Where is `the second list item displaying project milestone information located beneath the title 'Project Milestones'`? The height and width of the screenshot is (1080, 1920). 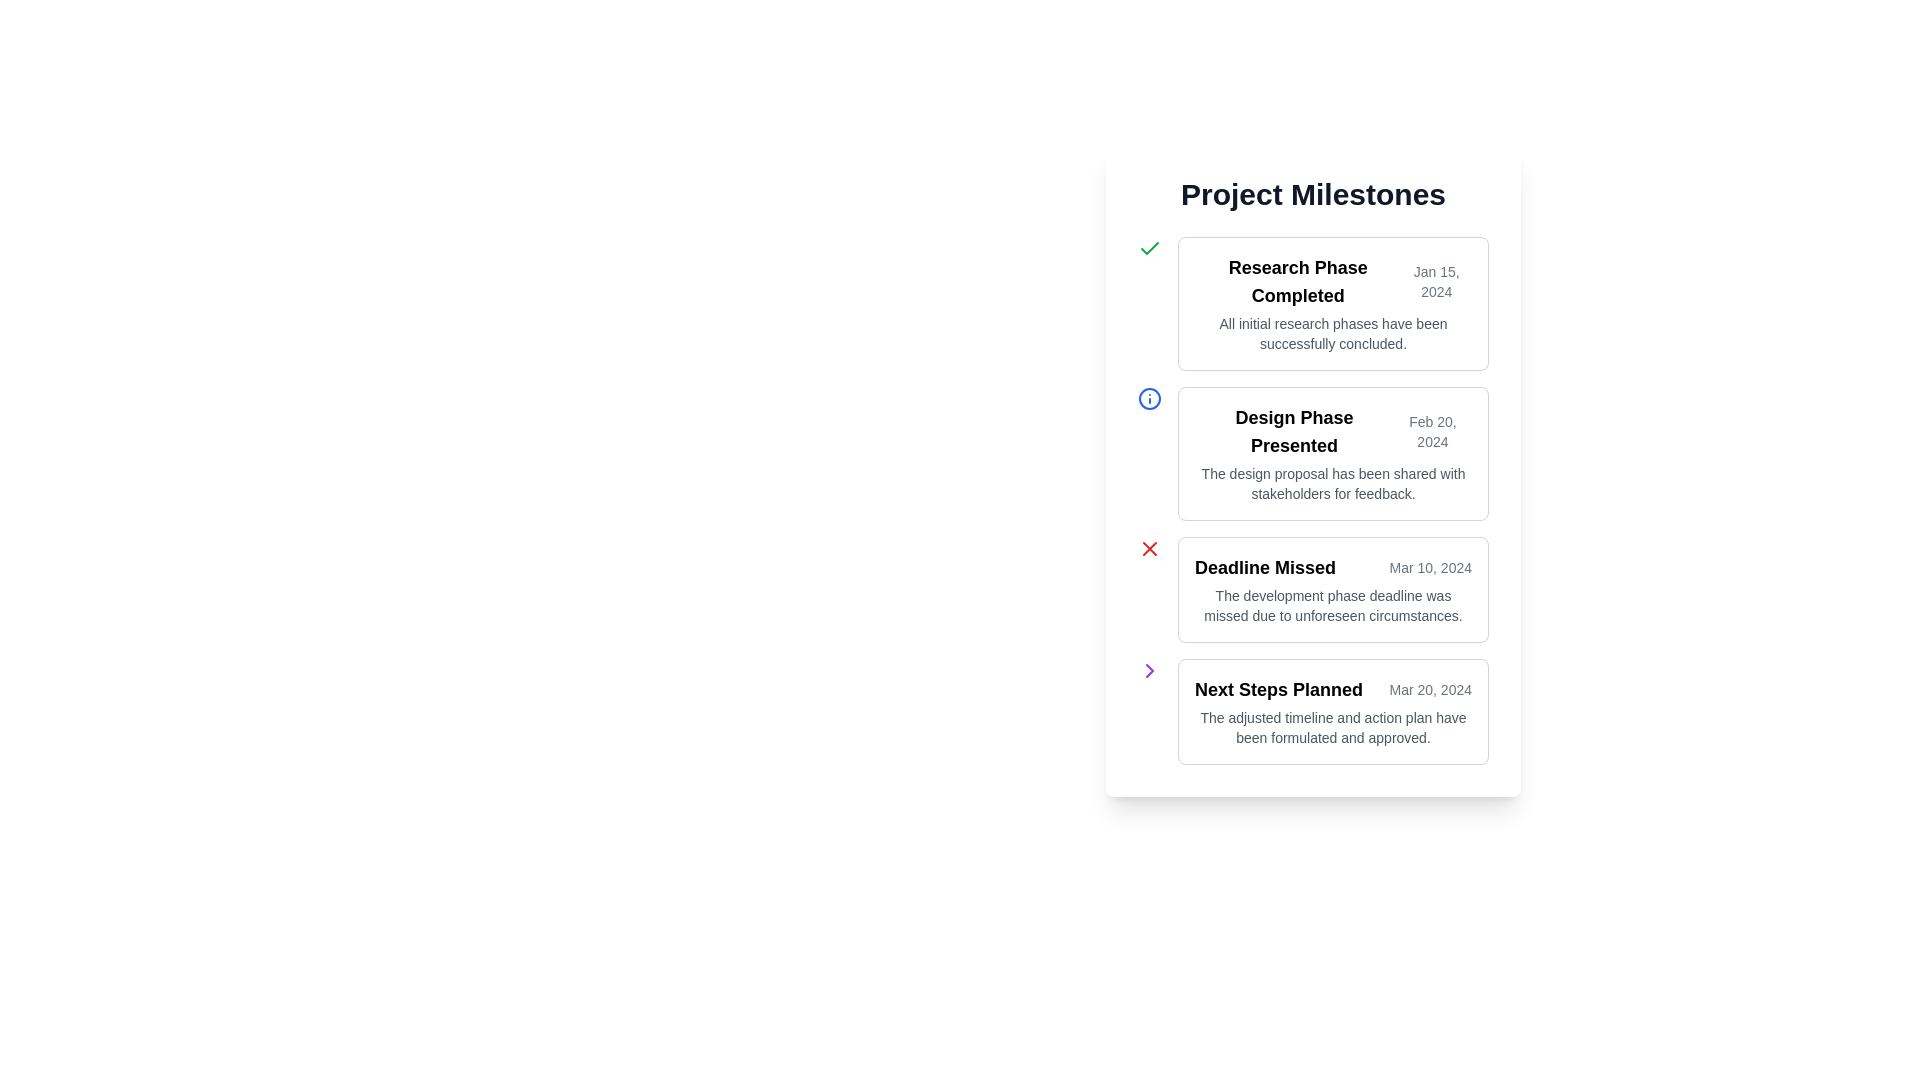
the second list item displaying project milestone information located beneath the title 'Project Milestones' is located at coordinates (1313, 500).